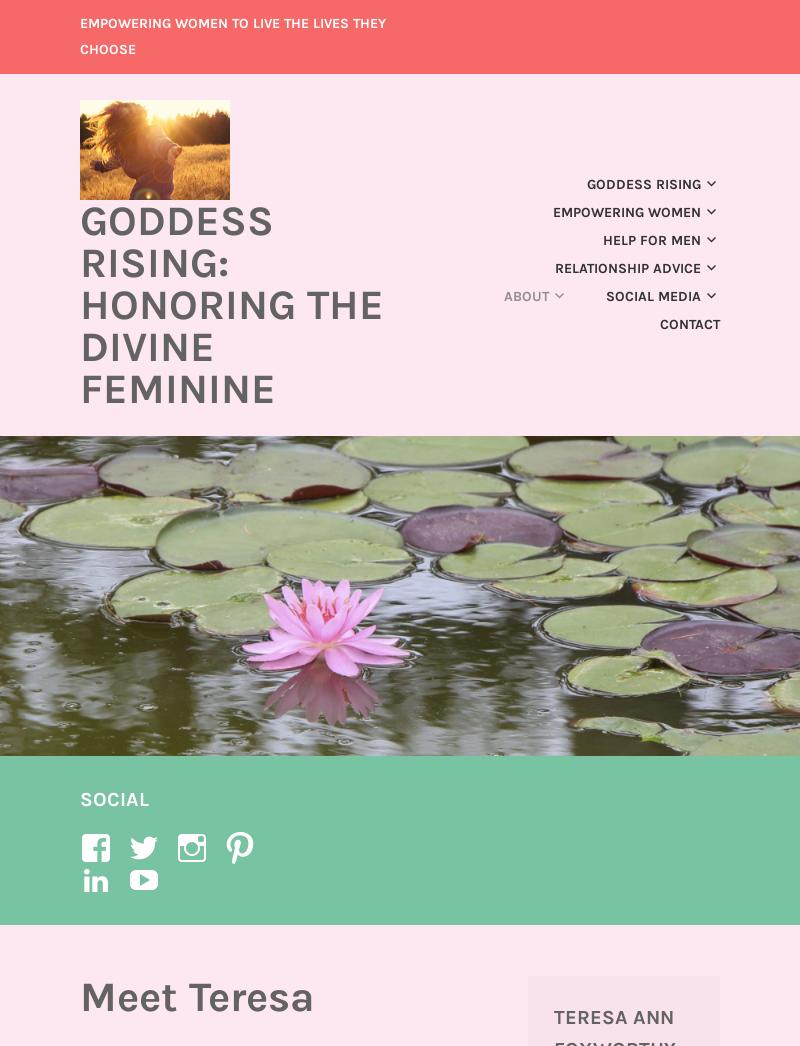 This screenshot has width=800, height=1046. I want to click on 'Relationship Advice', so click(628, 267).